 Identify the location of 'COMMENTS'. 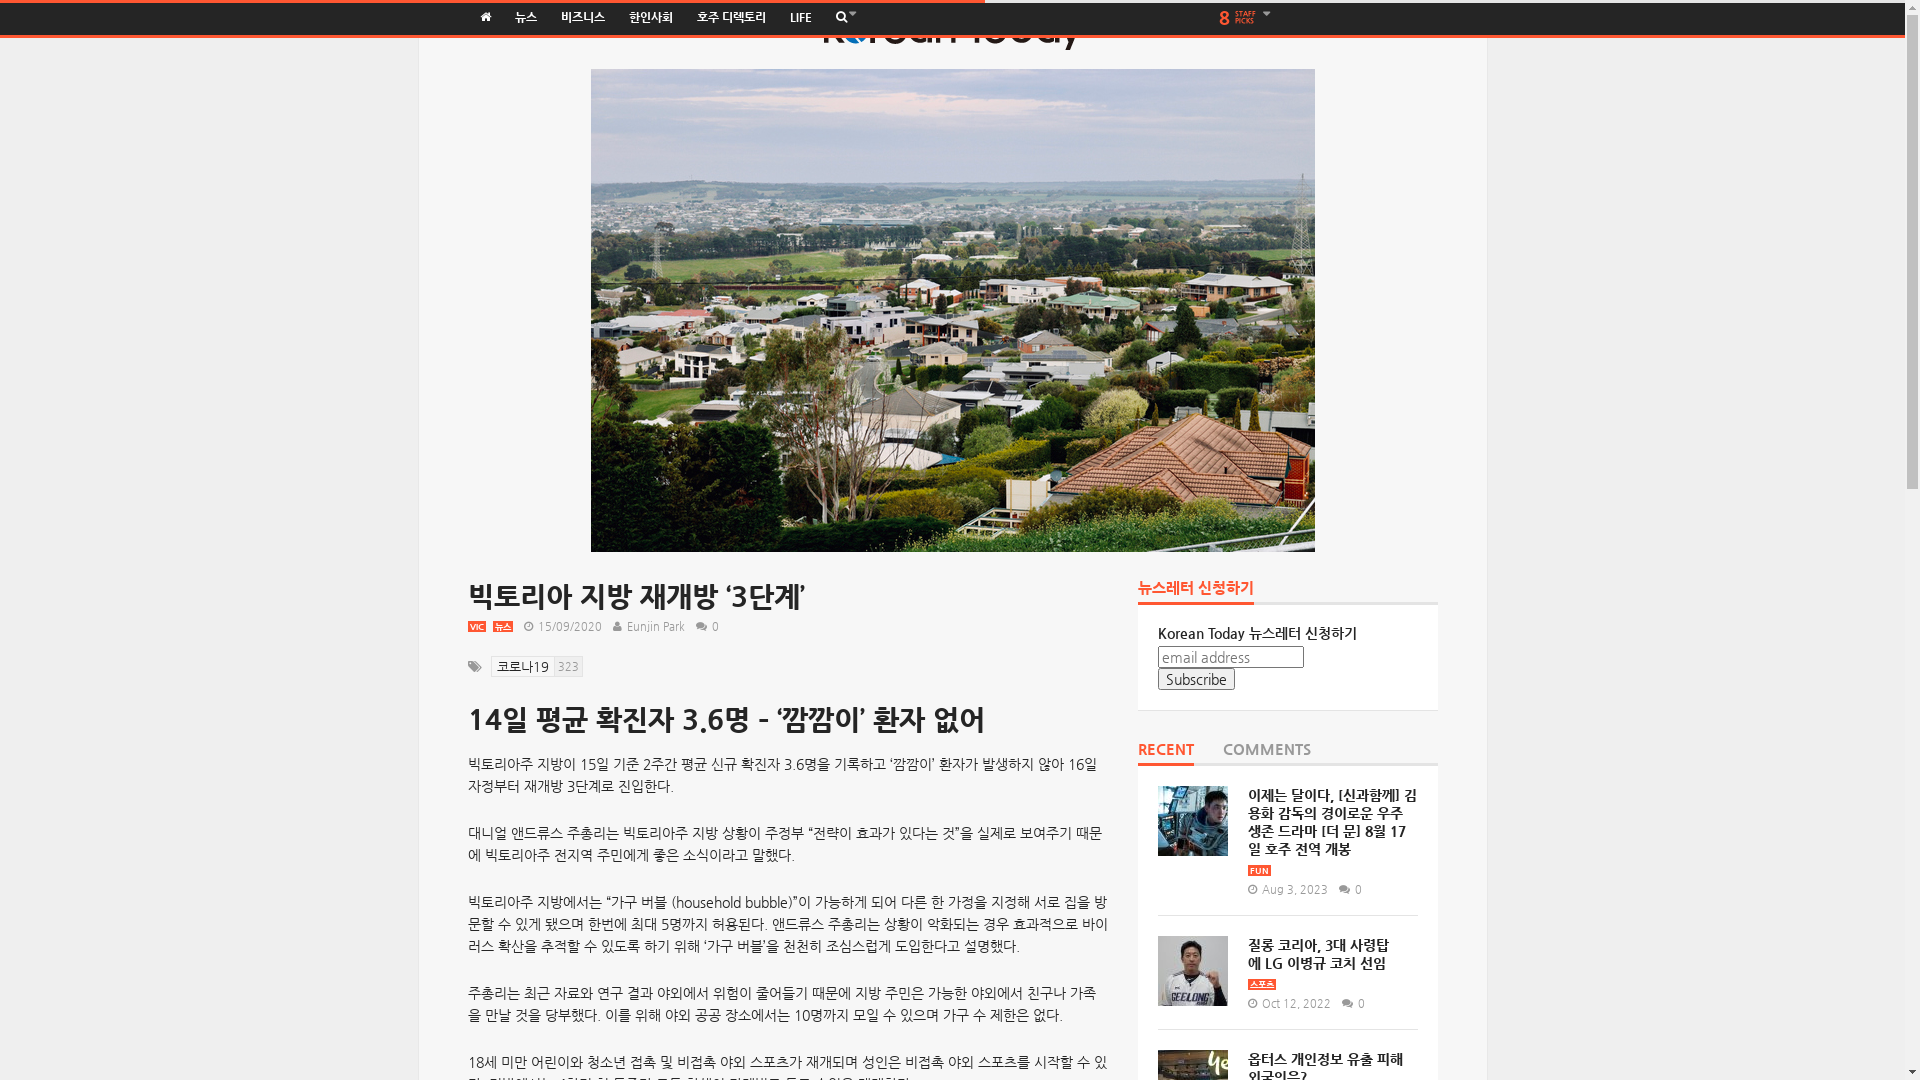
(1265, 753).